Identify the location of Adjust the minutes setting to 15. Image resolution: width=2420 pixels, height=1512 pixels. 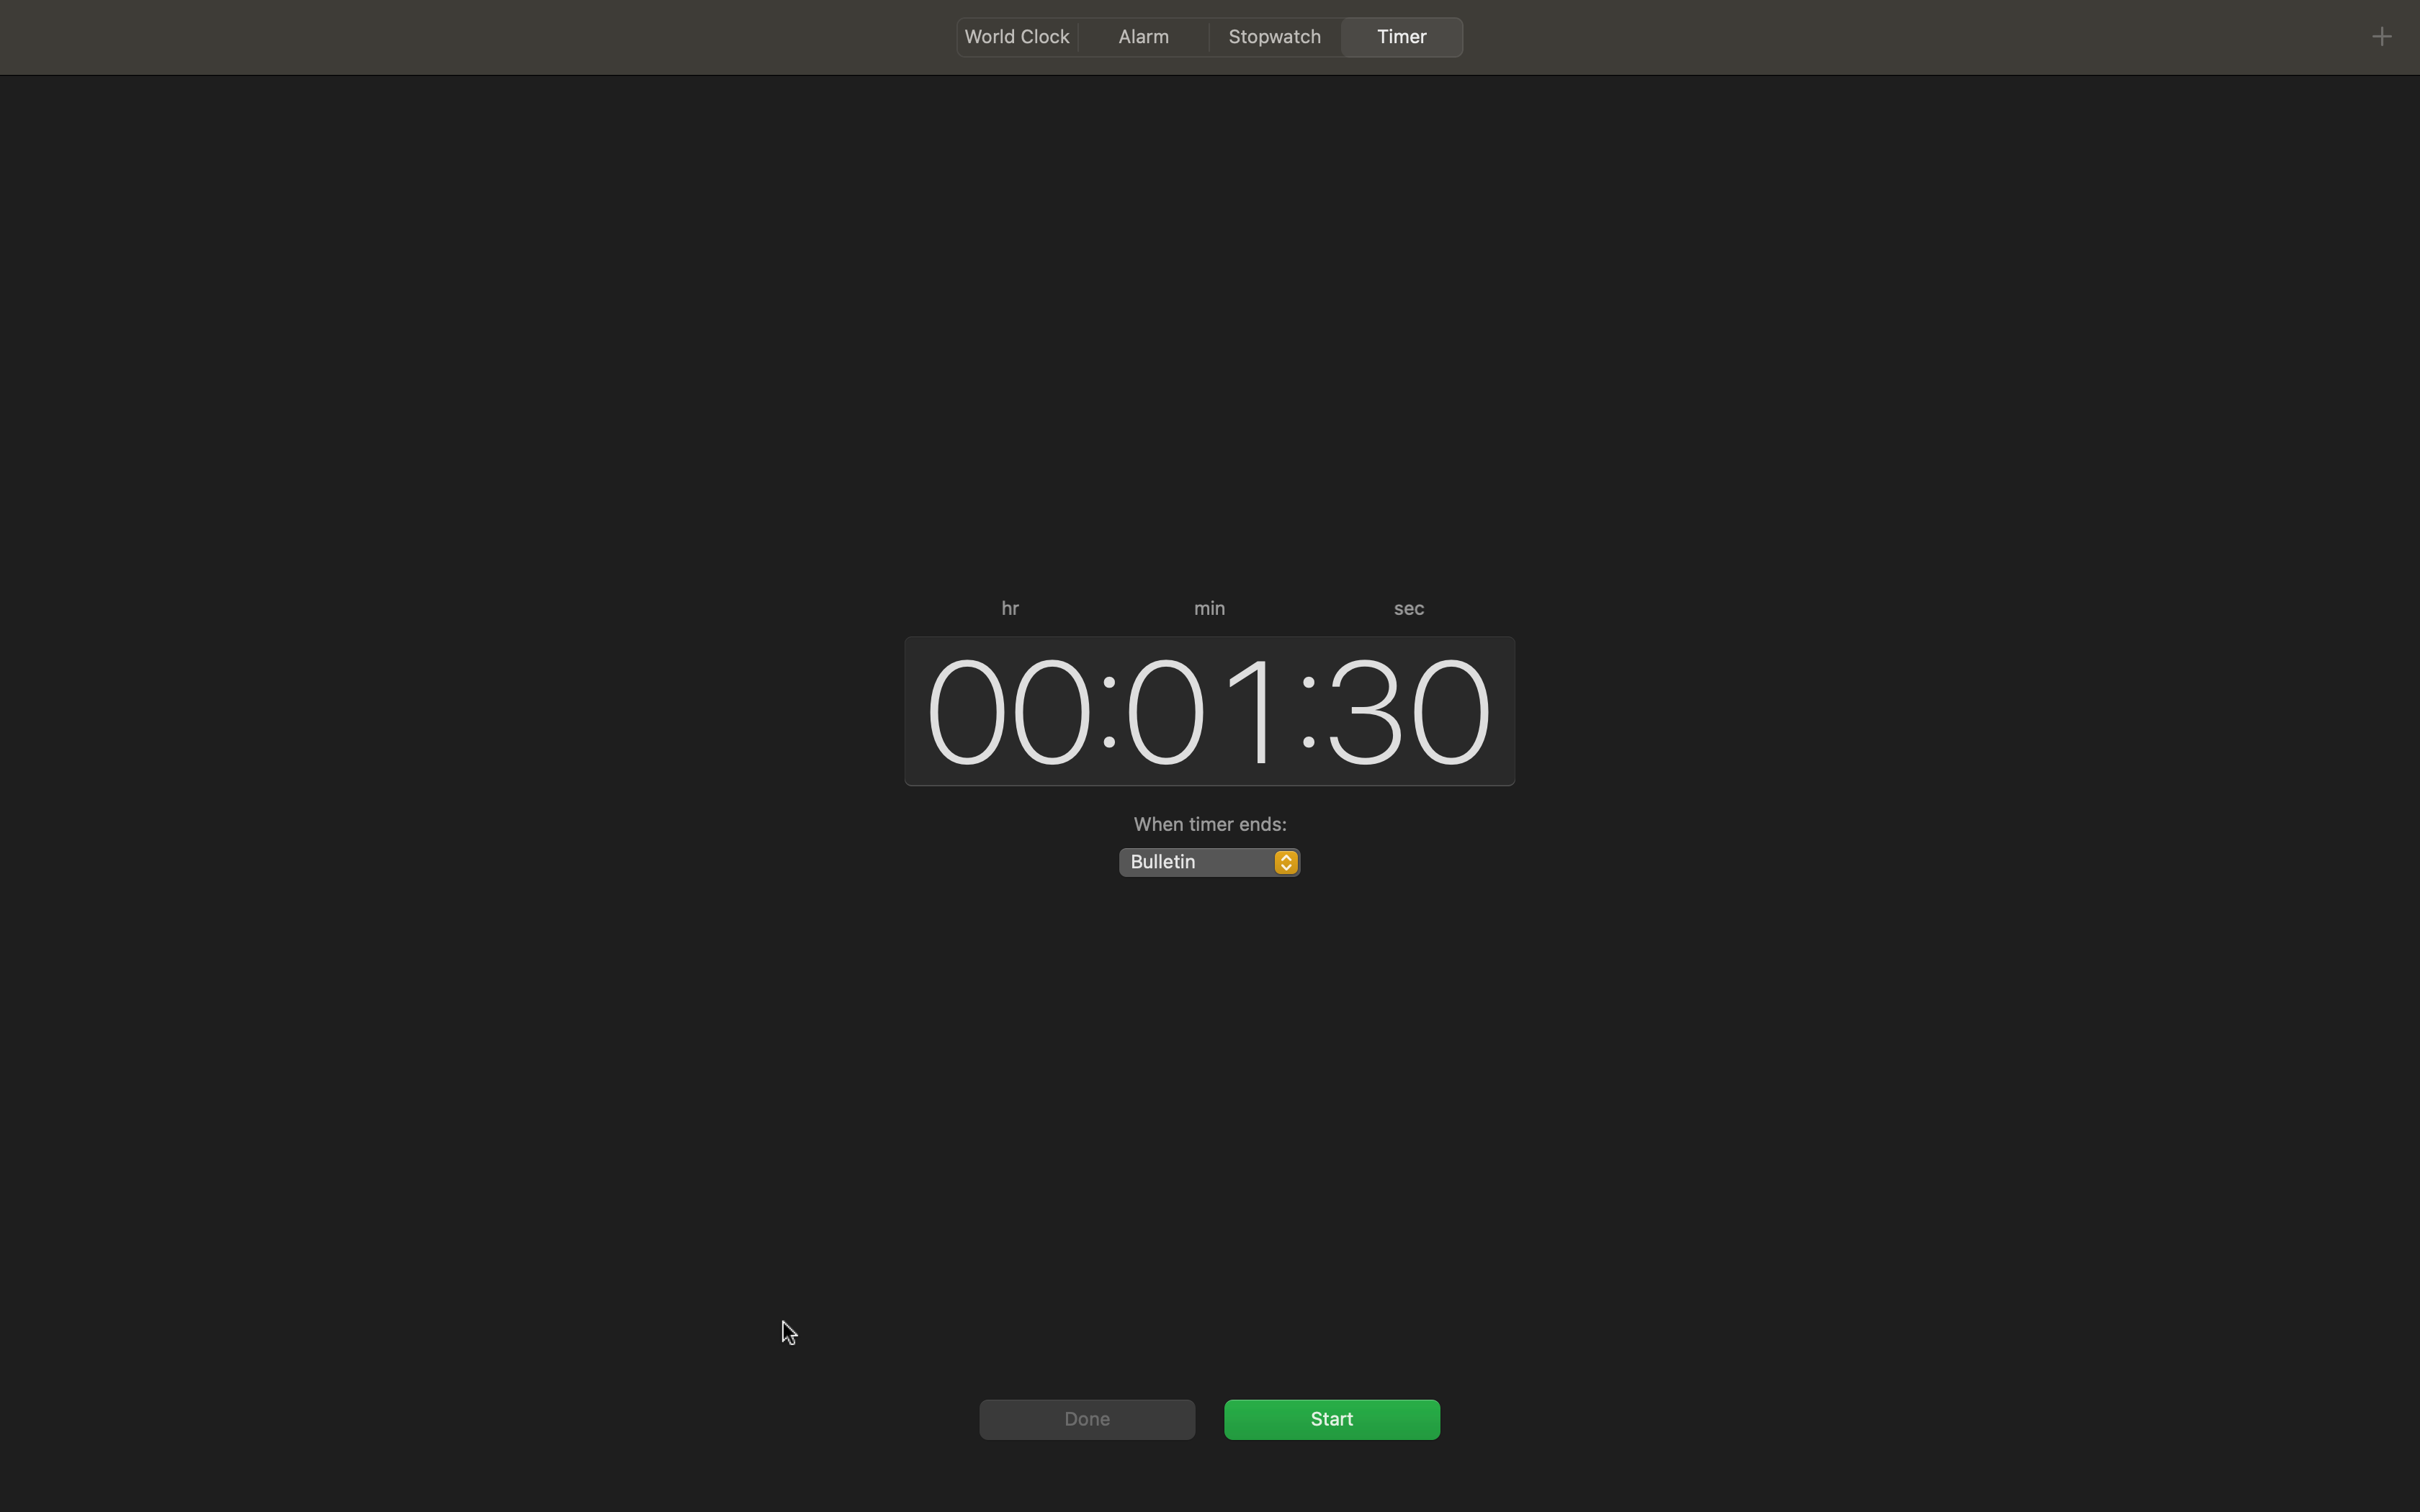
(1201, 708).